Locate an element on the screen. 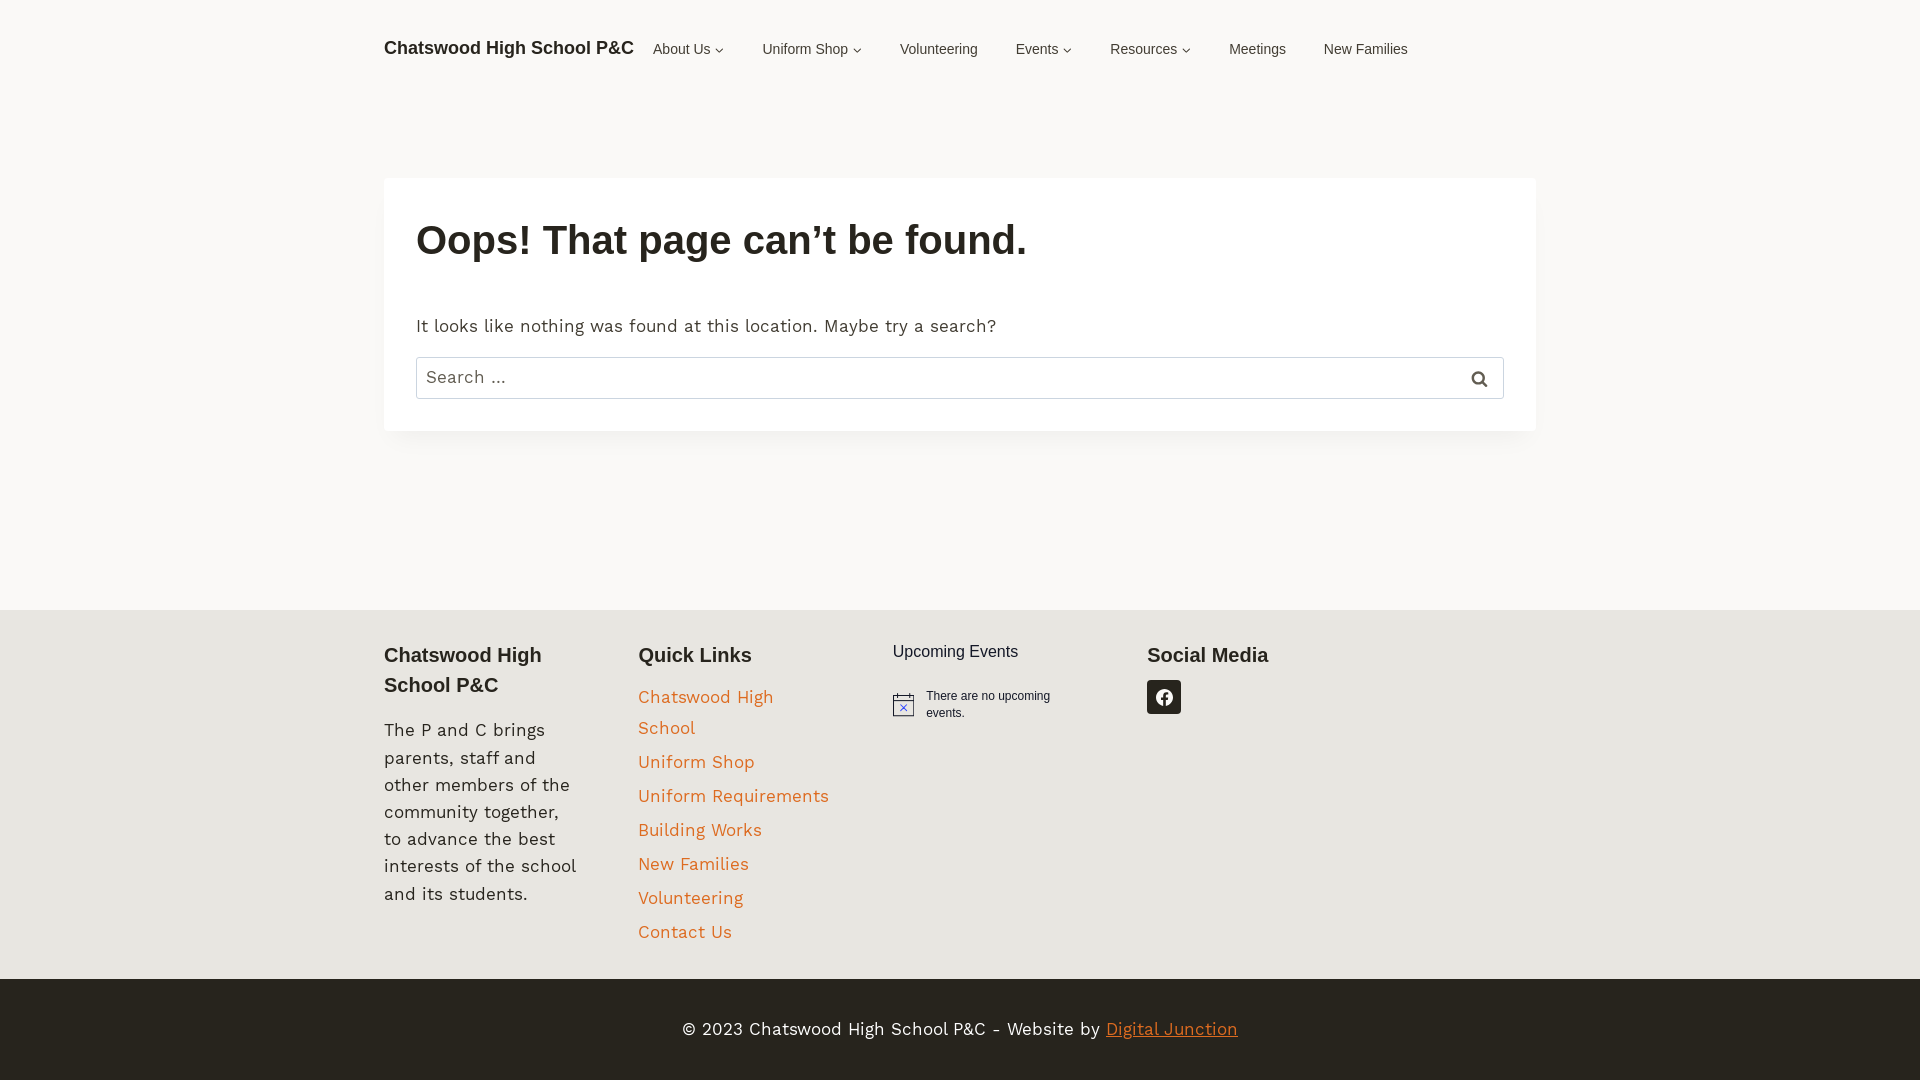 The width and height of the screenshot is (1920, 1080). 'Meetings' is located at coordinates (1256, 48).